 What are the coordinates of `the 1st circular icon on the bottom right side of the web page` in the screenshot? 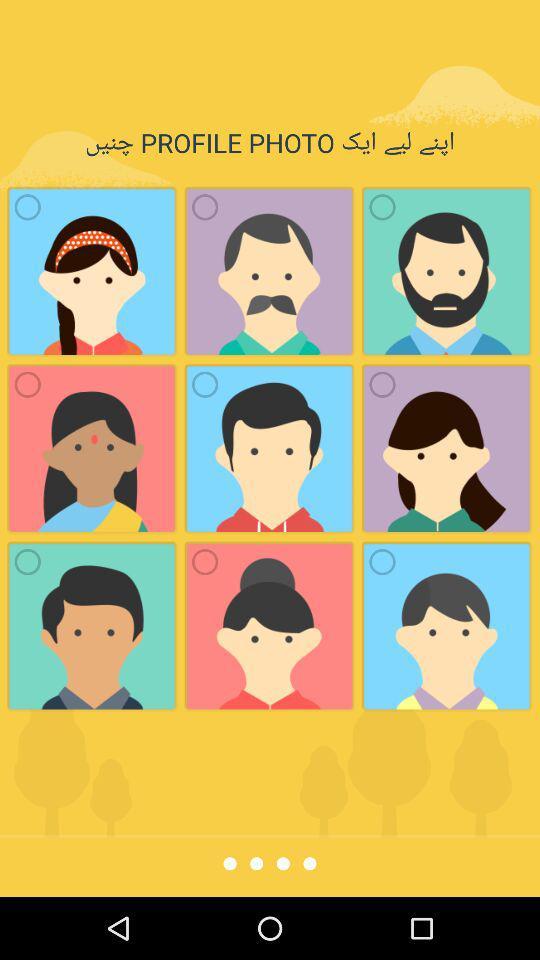 It's located at (382, 561).